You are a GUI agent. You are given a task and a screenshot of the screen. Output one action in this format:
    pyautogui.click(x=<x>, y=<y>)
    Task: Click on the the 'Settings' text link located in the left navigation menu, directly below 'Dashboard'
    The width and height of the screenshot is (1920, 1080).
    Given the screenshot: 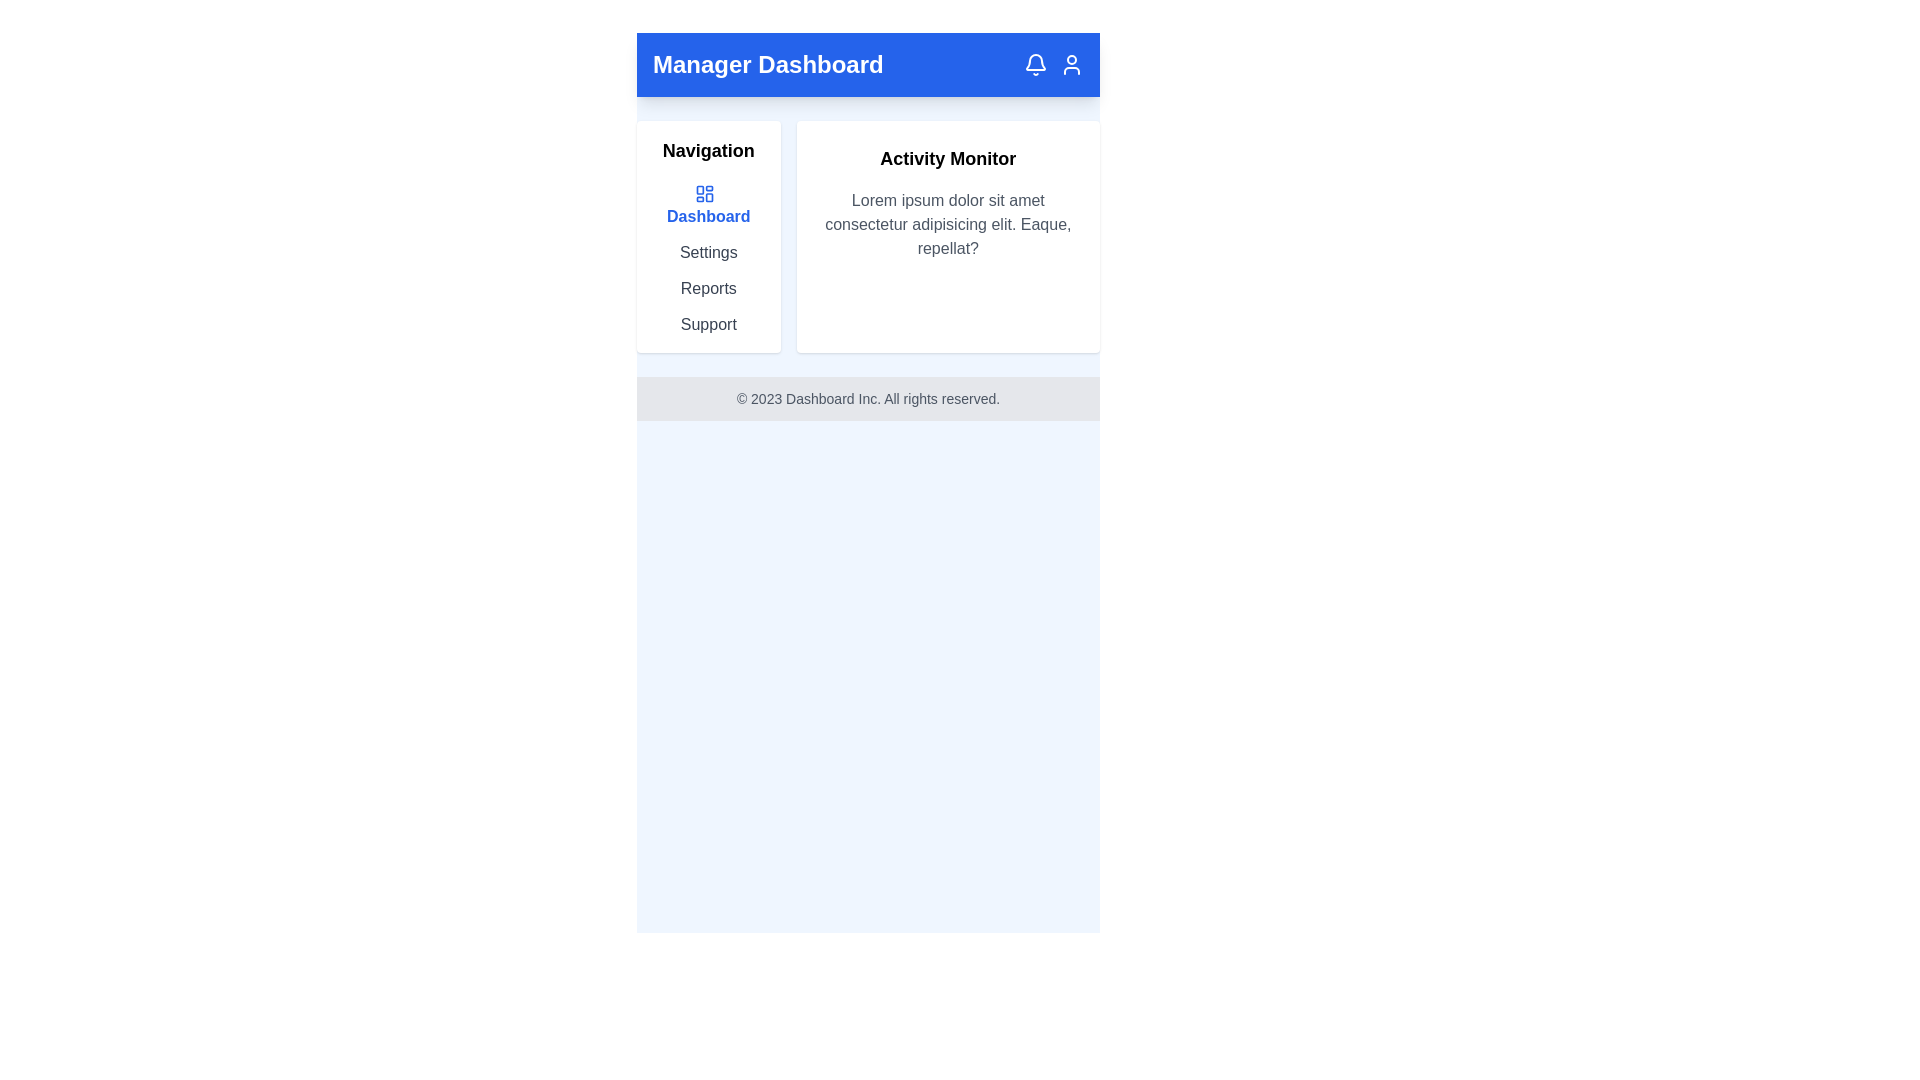 What is the action you would take?
    pyautogui.click(x=708, y=252)
    